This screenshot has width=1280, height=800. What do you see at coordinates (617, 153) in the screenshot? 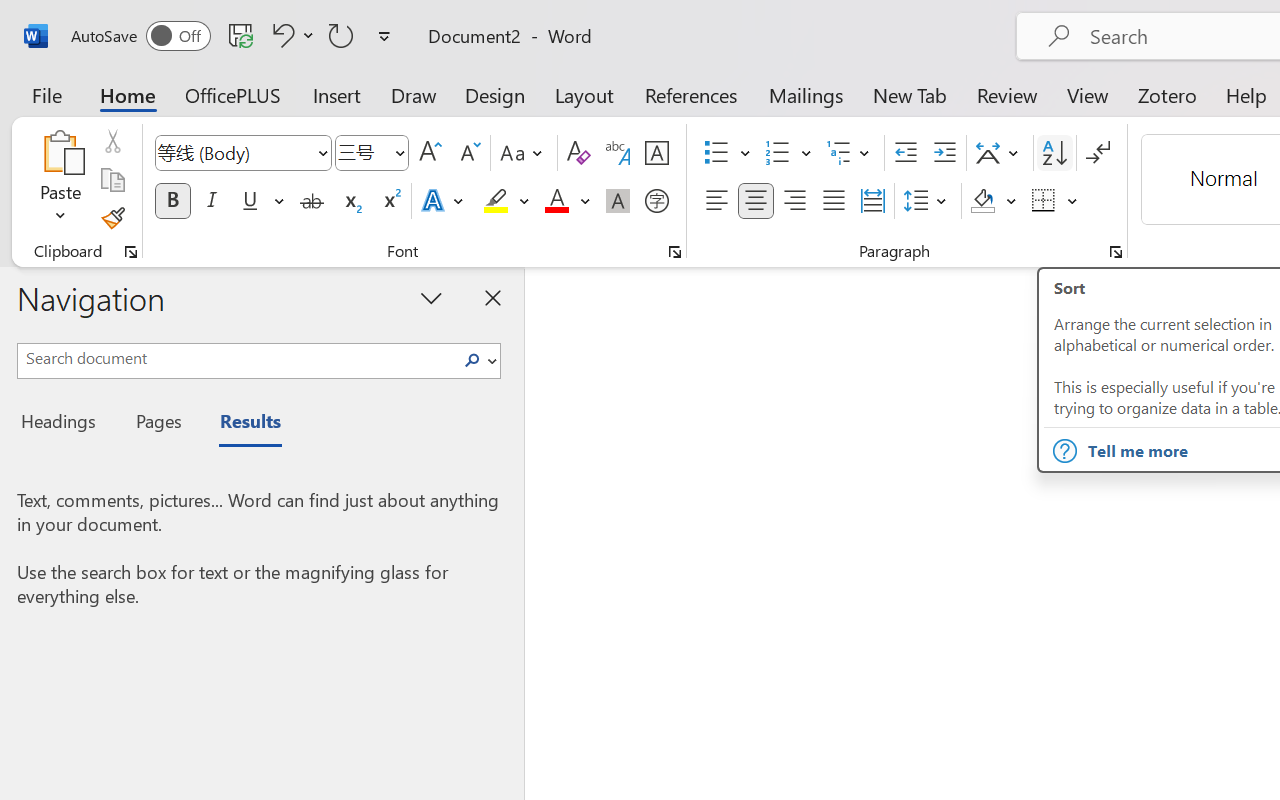
I see `'Phonetic Guide...'` at bounding box center [617, 153].